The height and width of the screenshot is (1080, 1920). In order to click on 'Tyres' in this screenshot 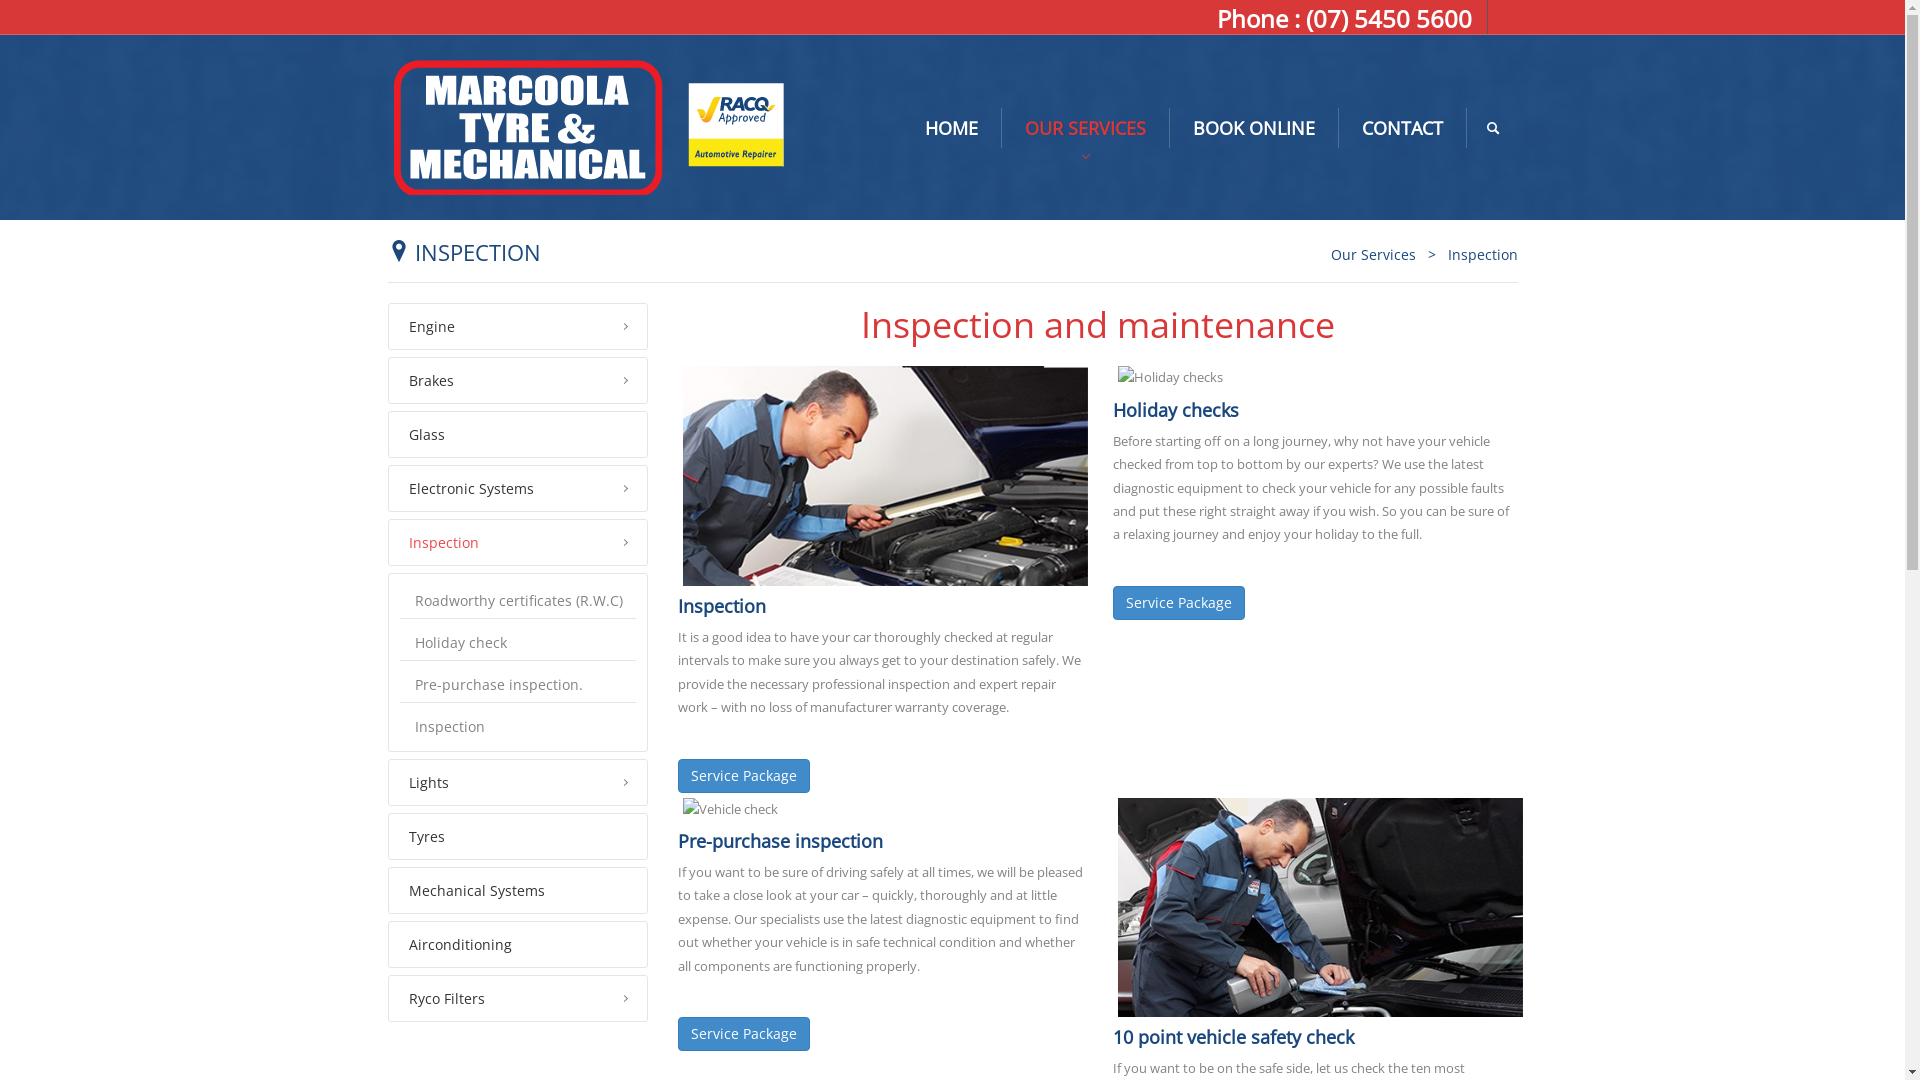, I will do `click(518, 836)`.